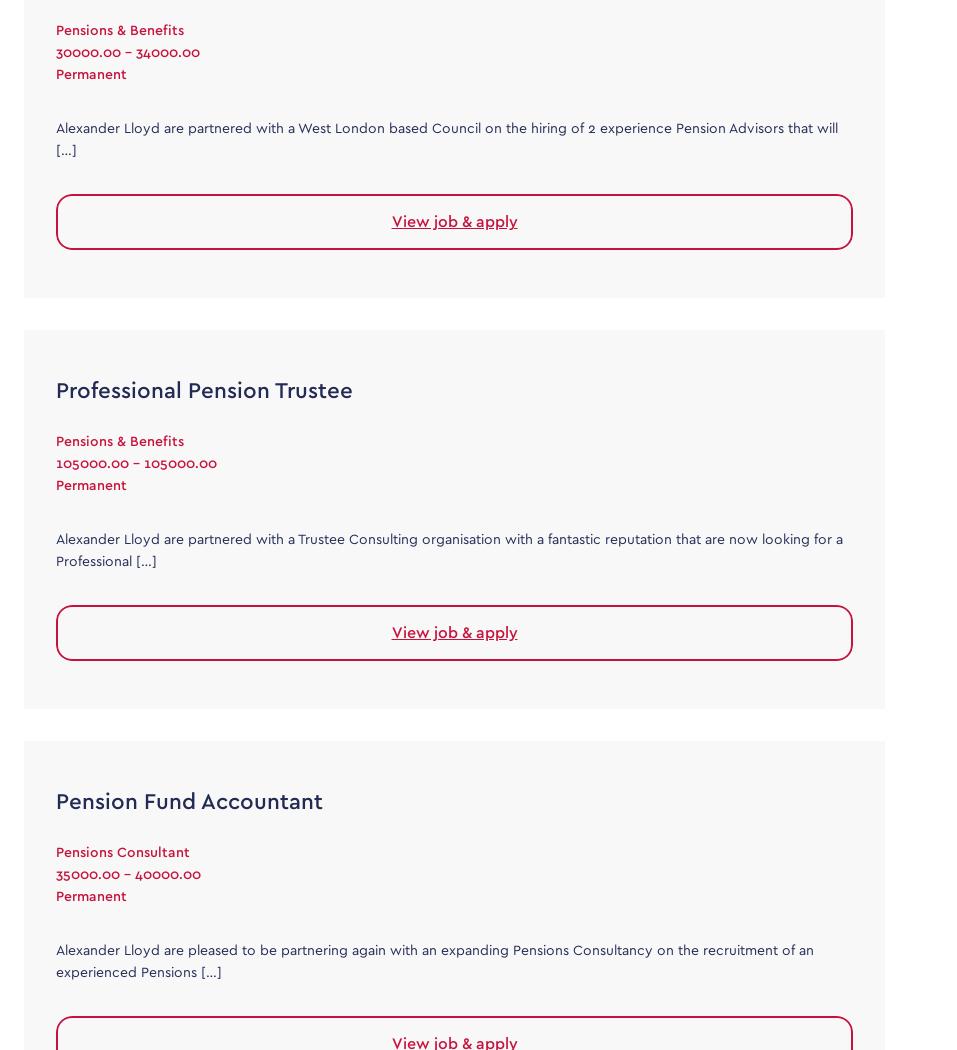 The height and width of the screenshot is (1050, 957). Describe the element at coordinates (128, 50) in the screenshot. I see `'30000.00 - 34000.00'` at that location.